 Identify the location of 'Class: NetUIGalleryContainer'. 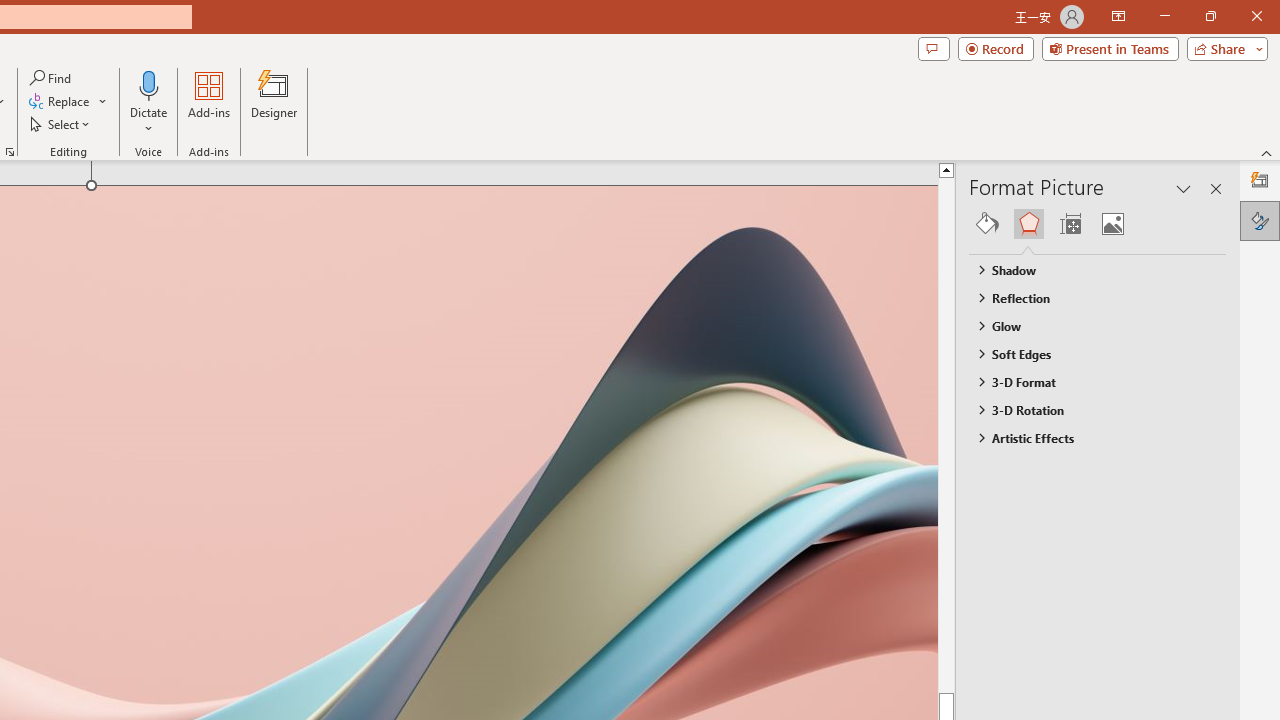
(1097, 223).